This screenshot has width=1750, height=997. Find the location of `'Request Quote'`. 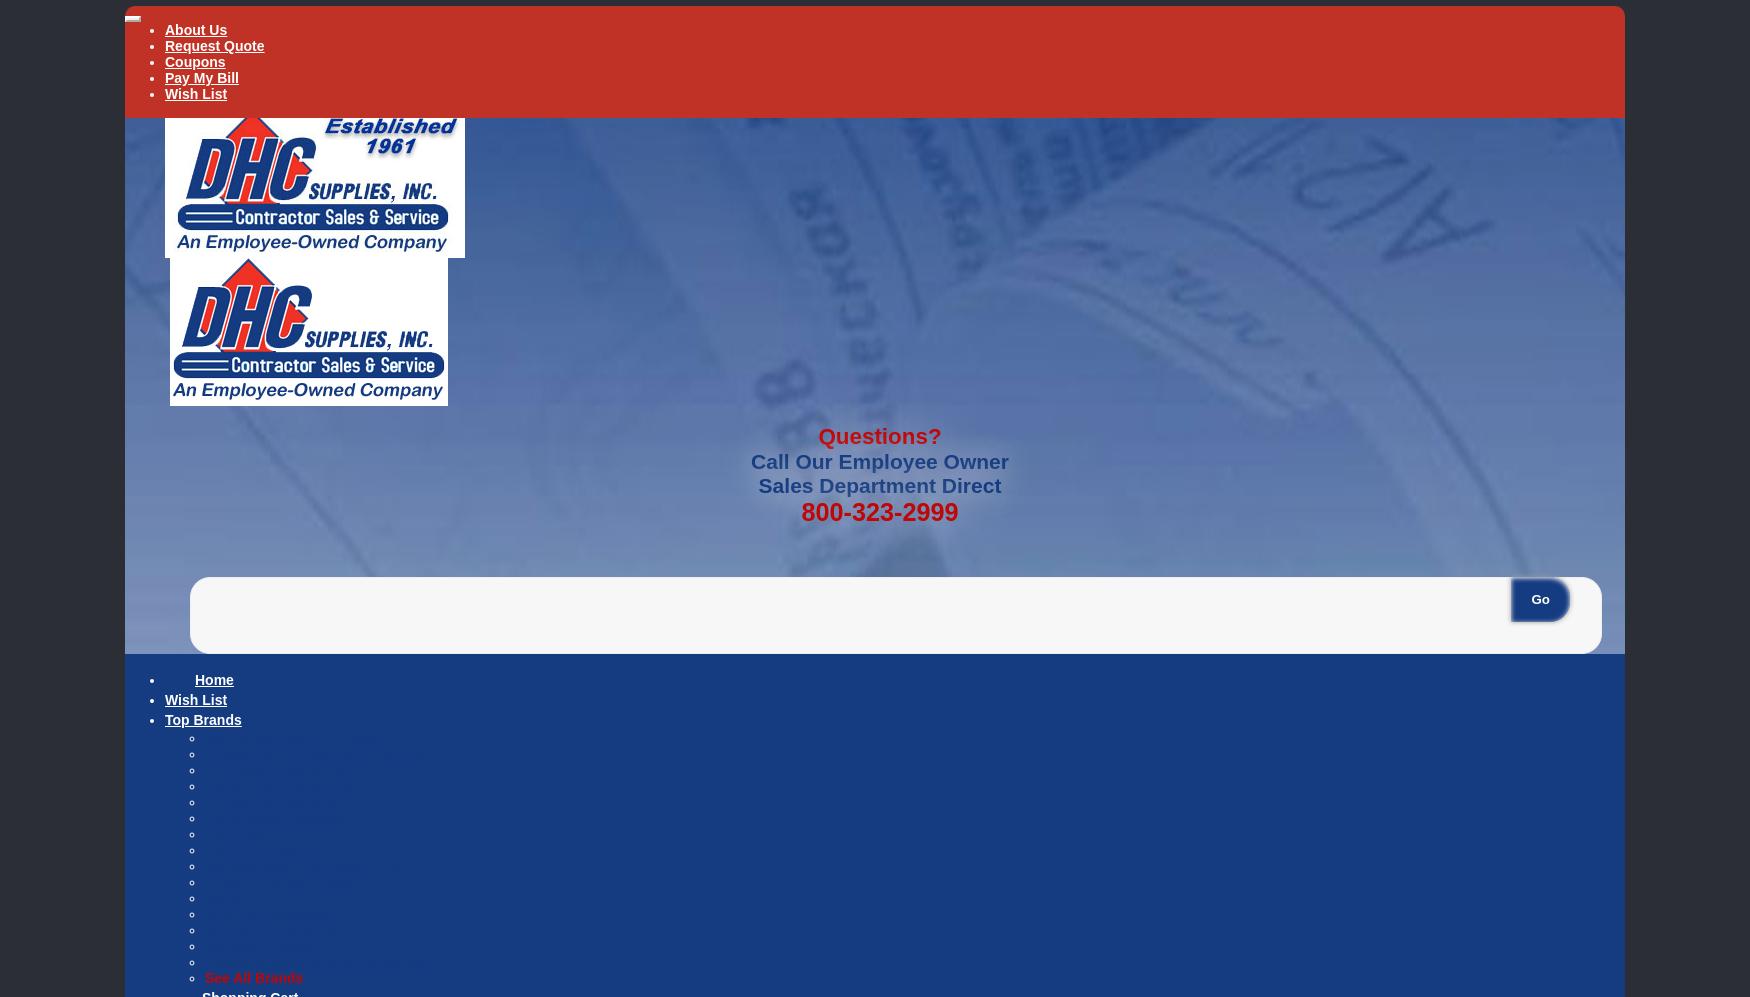

'Request Quote' is located at coordinates (214, 45).